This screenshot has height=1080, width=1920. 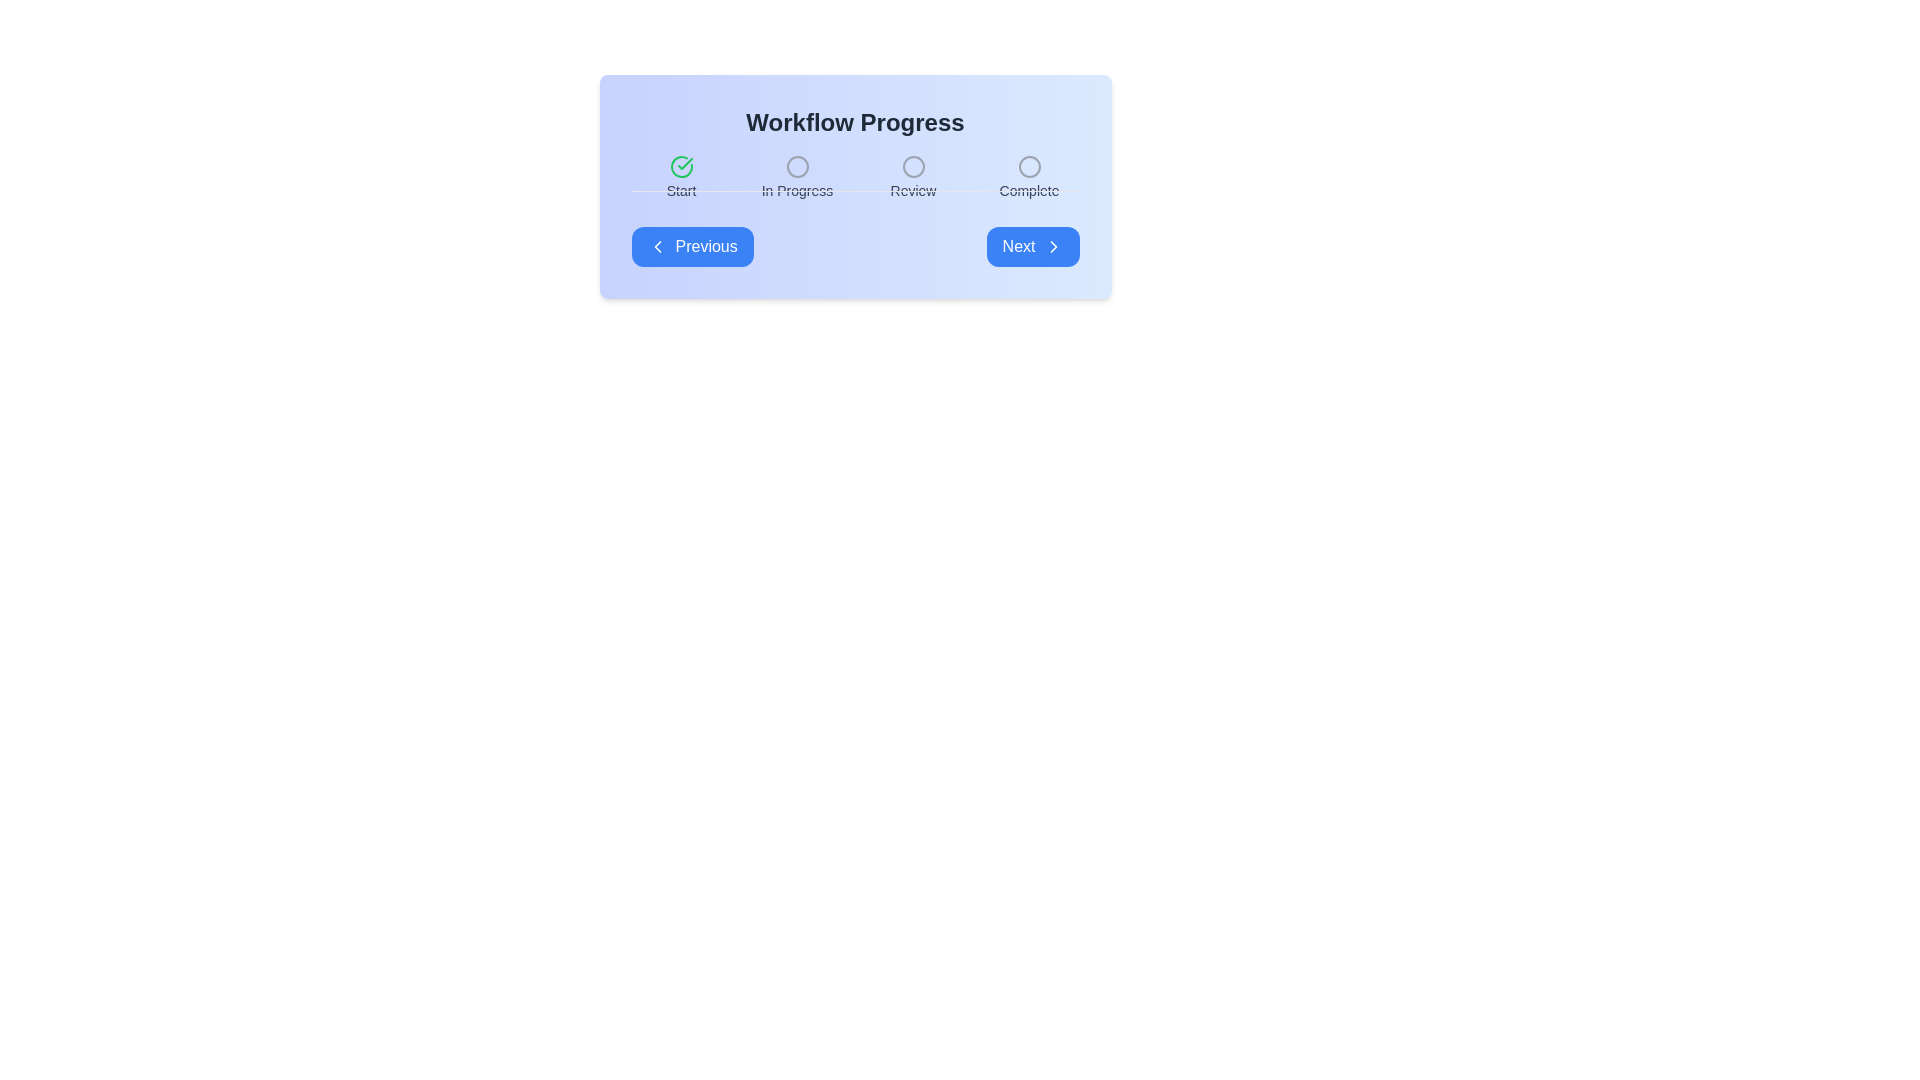 What do you see at coordinates (912, 191) in the screenshot?
I see `the 'Review' text label in the workflow progress indicator, which is the third label in the sequence and is centrally aligned beneath its corresponding icon` at bounding box center [912, 191].